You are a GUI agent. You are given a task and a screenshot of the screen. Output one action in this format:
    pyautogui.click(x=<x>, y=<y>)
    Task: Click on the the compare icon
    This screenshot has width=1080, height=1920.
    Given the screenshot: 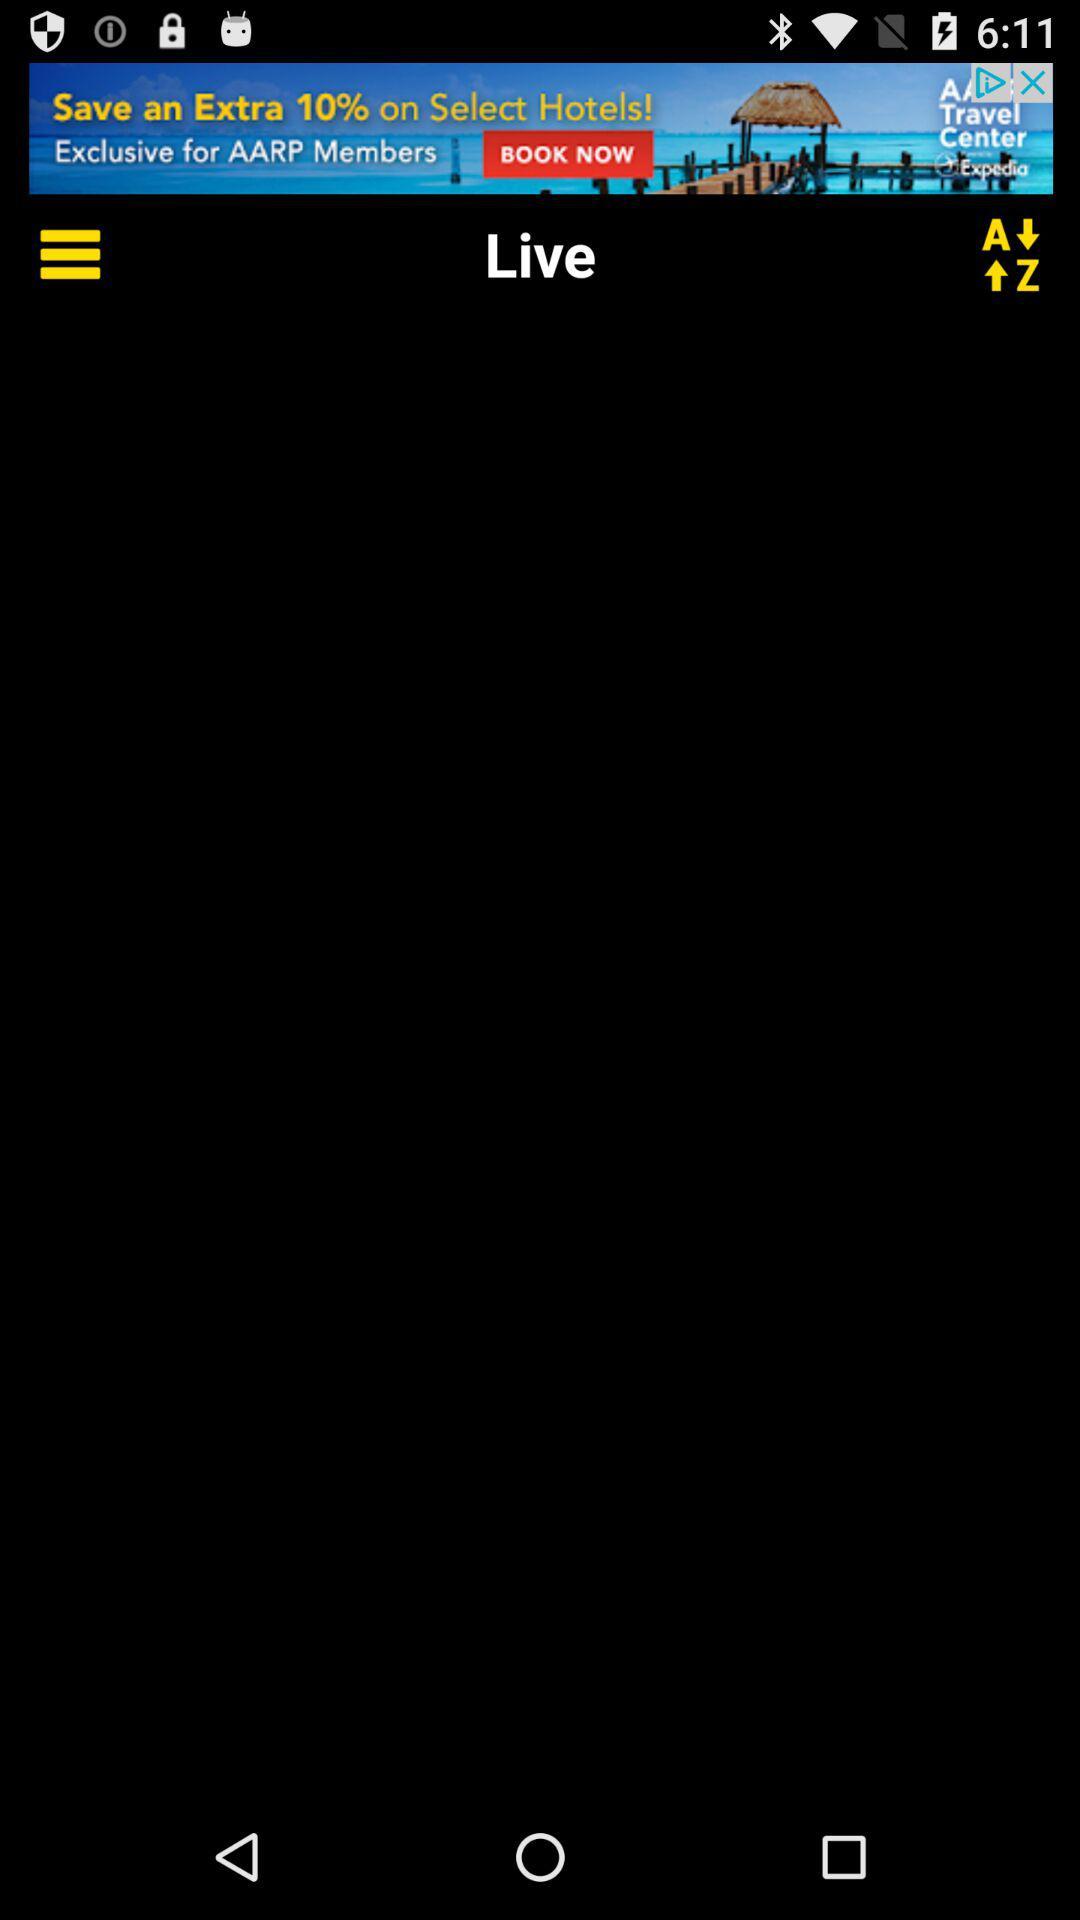 What is the action you would take?
    pyautogui.click(x=1023, y=270)
    